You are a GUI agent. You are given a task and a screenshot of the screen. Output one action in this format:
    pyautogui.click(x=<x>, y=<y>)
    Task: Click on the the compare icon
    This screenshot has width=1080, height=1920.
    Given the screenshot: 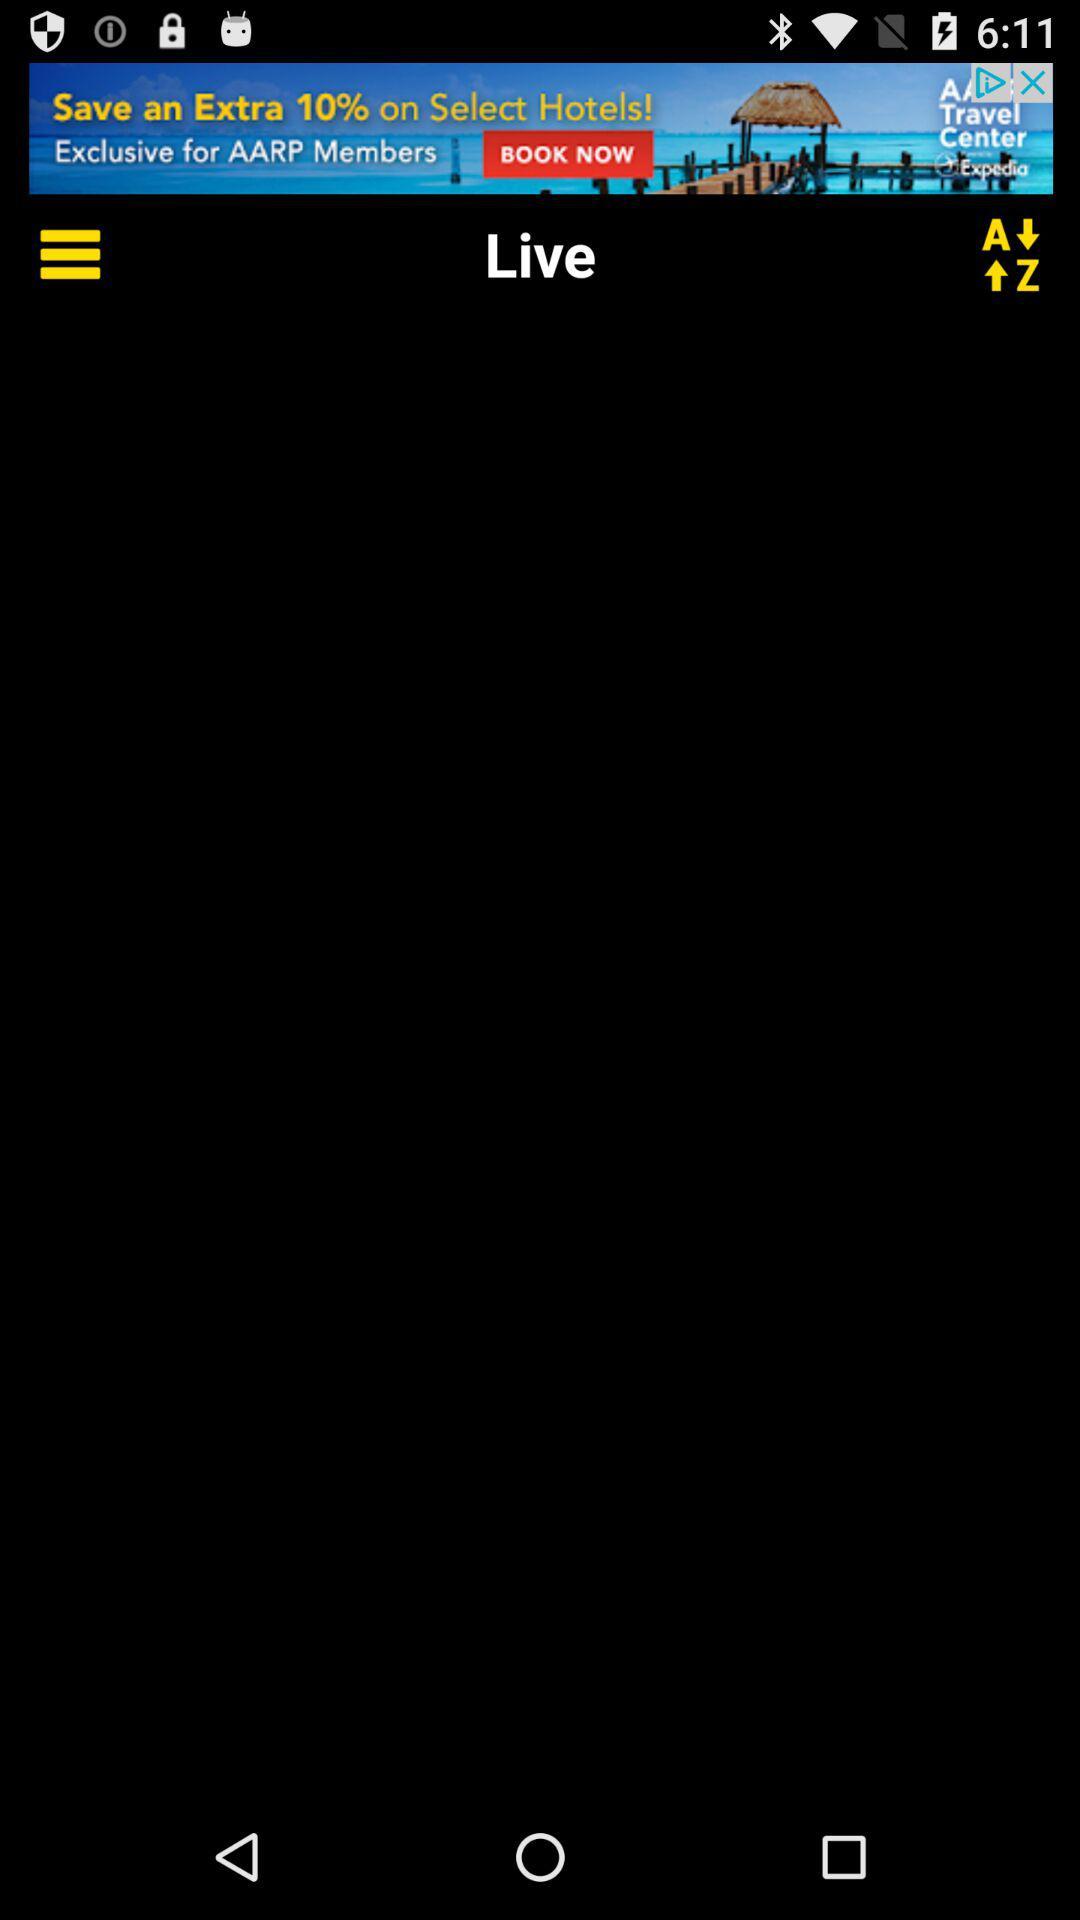 What is the action you would take?
    pyautogui.click(x=1023, y=270)
    